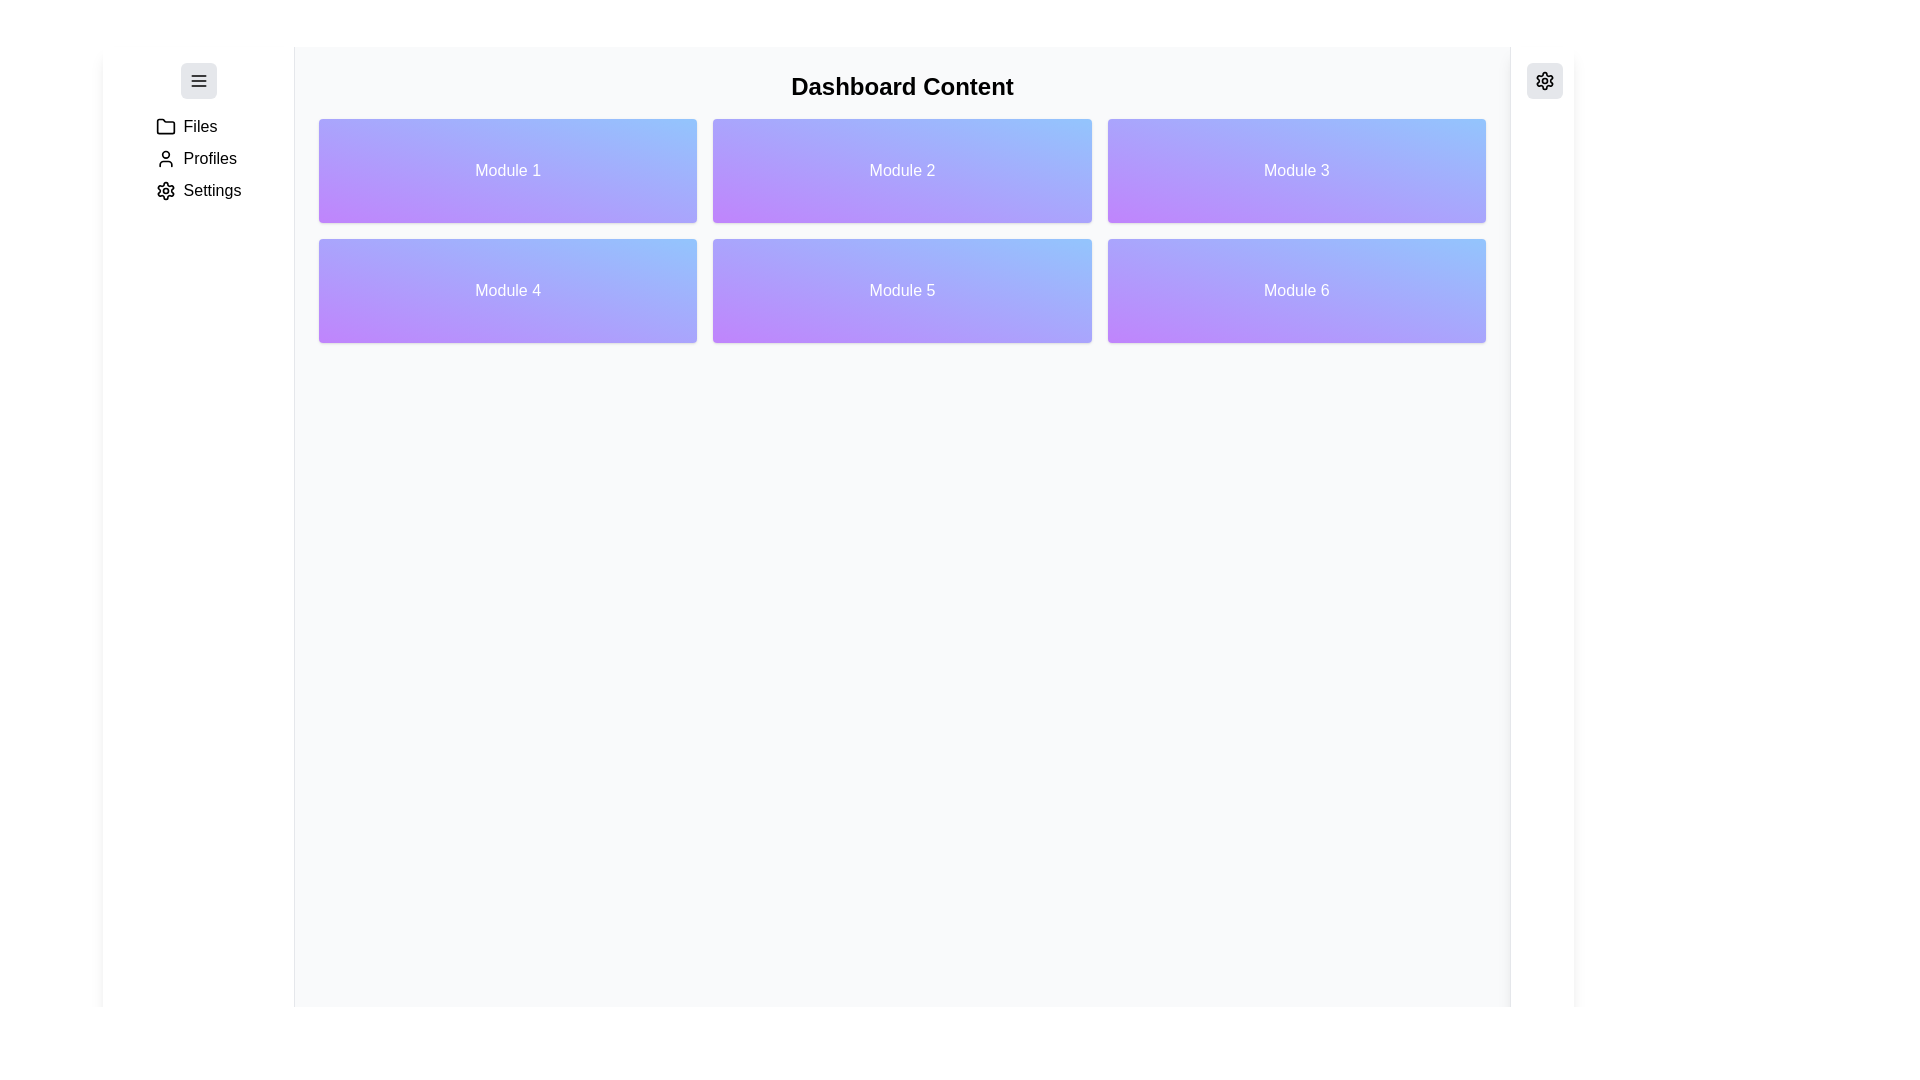 This screenshot has height=1080, width=1920. Describe the element at coordinates (901, 169) in the screenshot. I see `the 'Module 2' button, which is a rectangle with a gradient background from purple to blue, featuring white bold text centered within it` at that location.